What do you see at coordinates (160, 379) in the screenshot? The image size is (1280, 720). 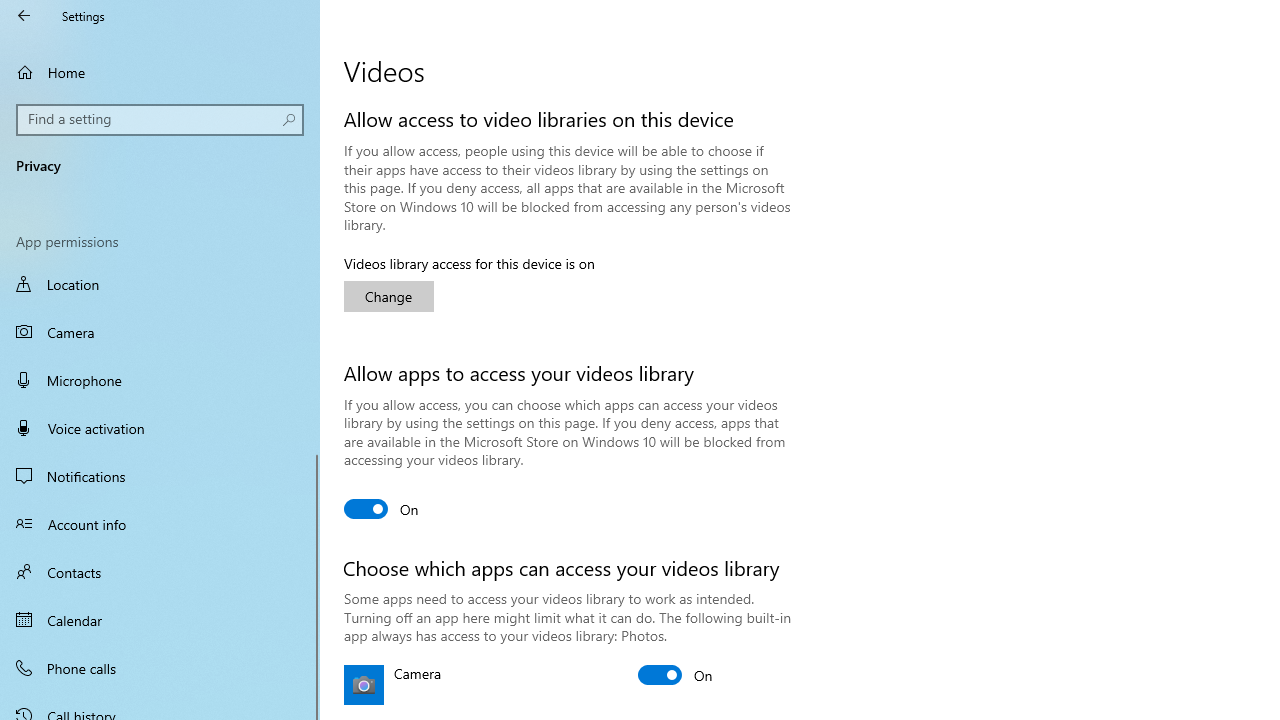 I see `'Microphone'` at bounding box center [160, 379].